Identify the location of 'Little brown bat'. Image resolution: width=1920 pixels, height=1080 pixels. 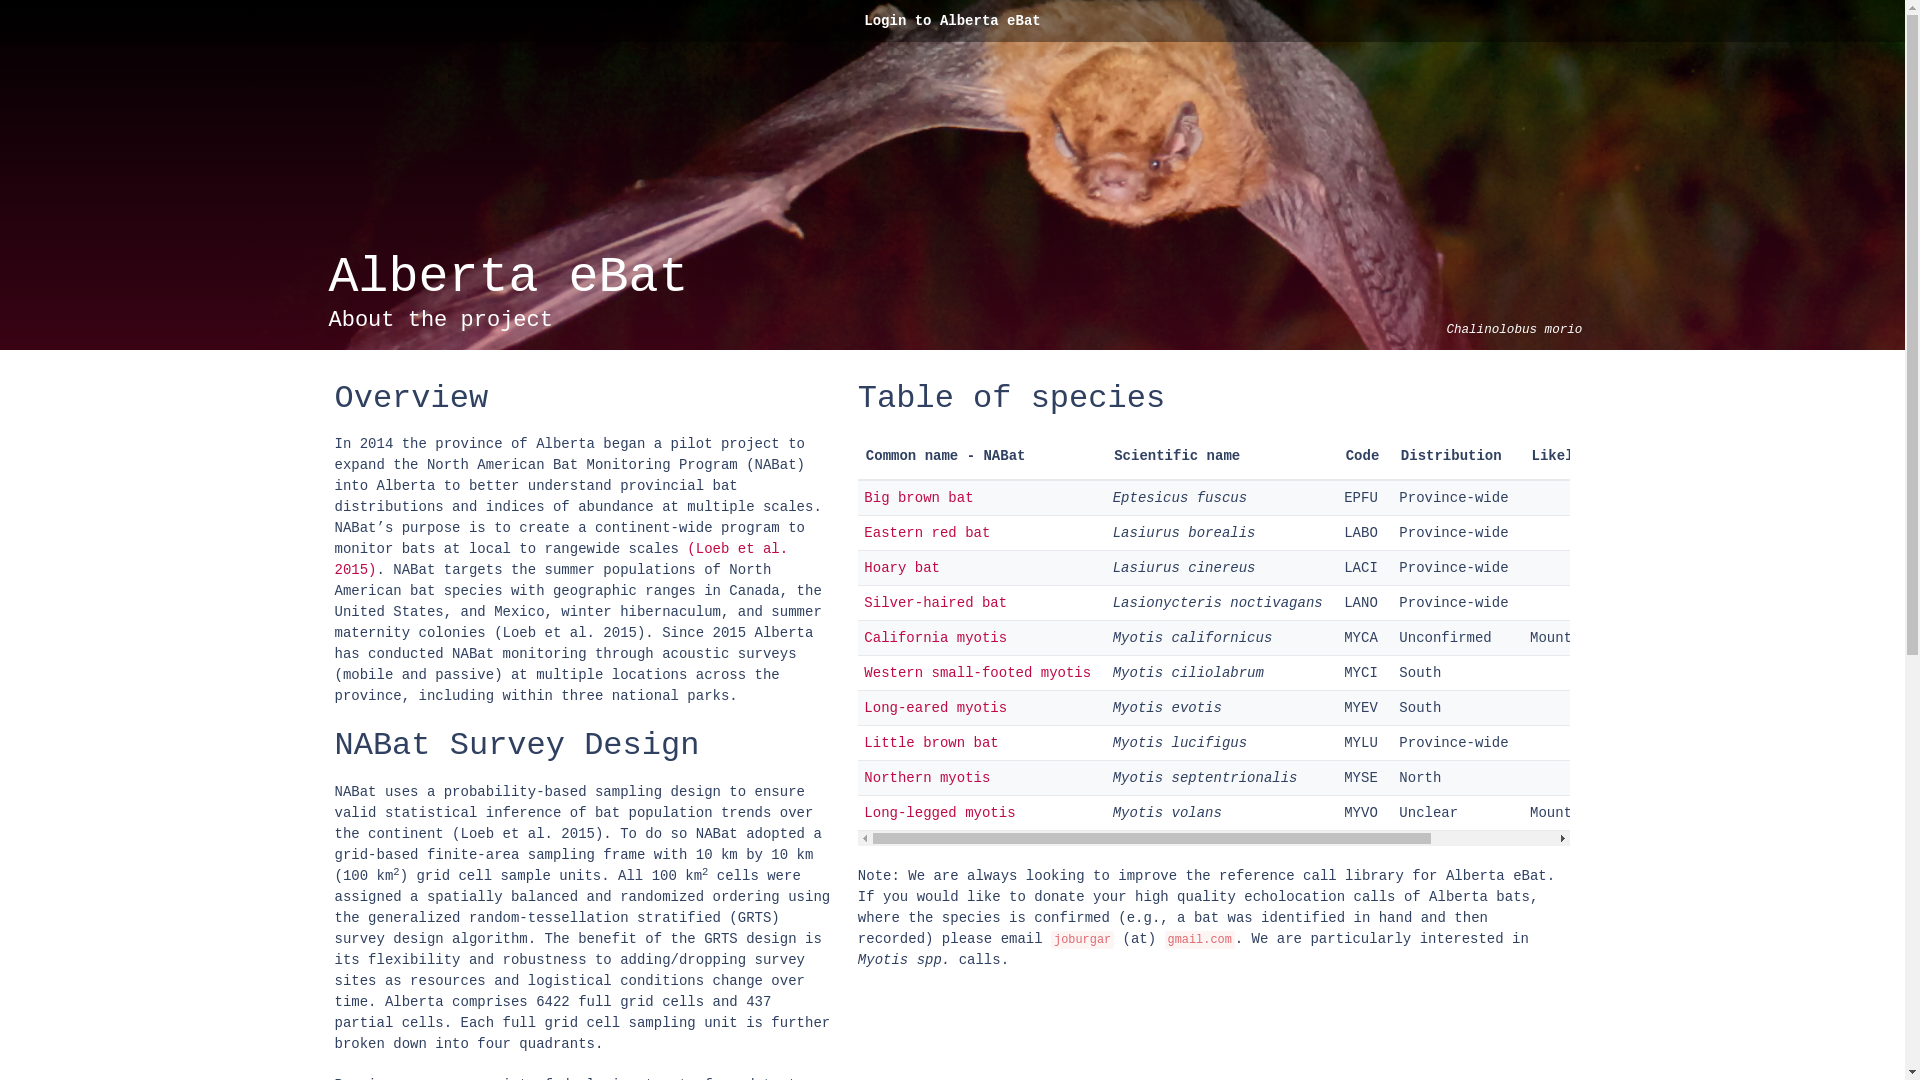
(930, 743).